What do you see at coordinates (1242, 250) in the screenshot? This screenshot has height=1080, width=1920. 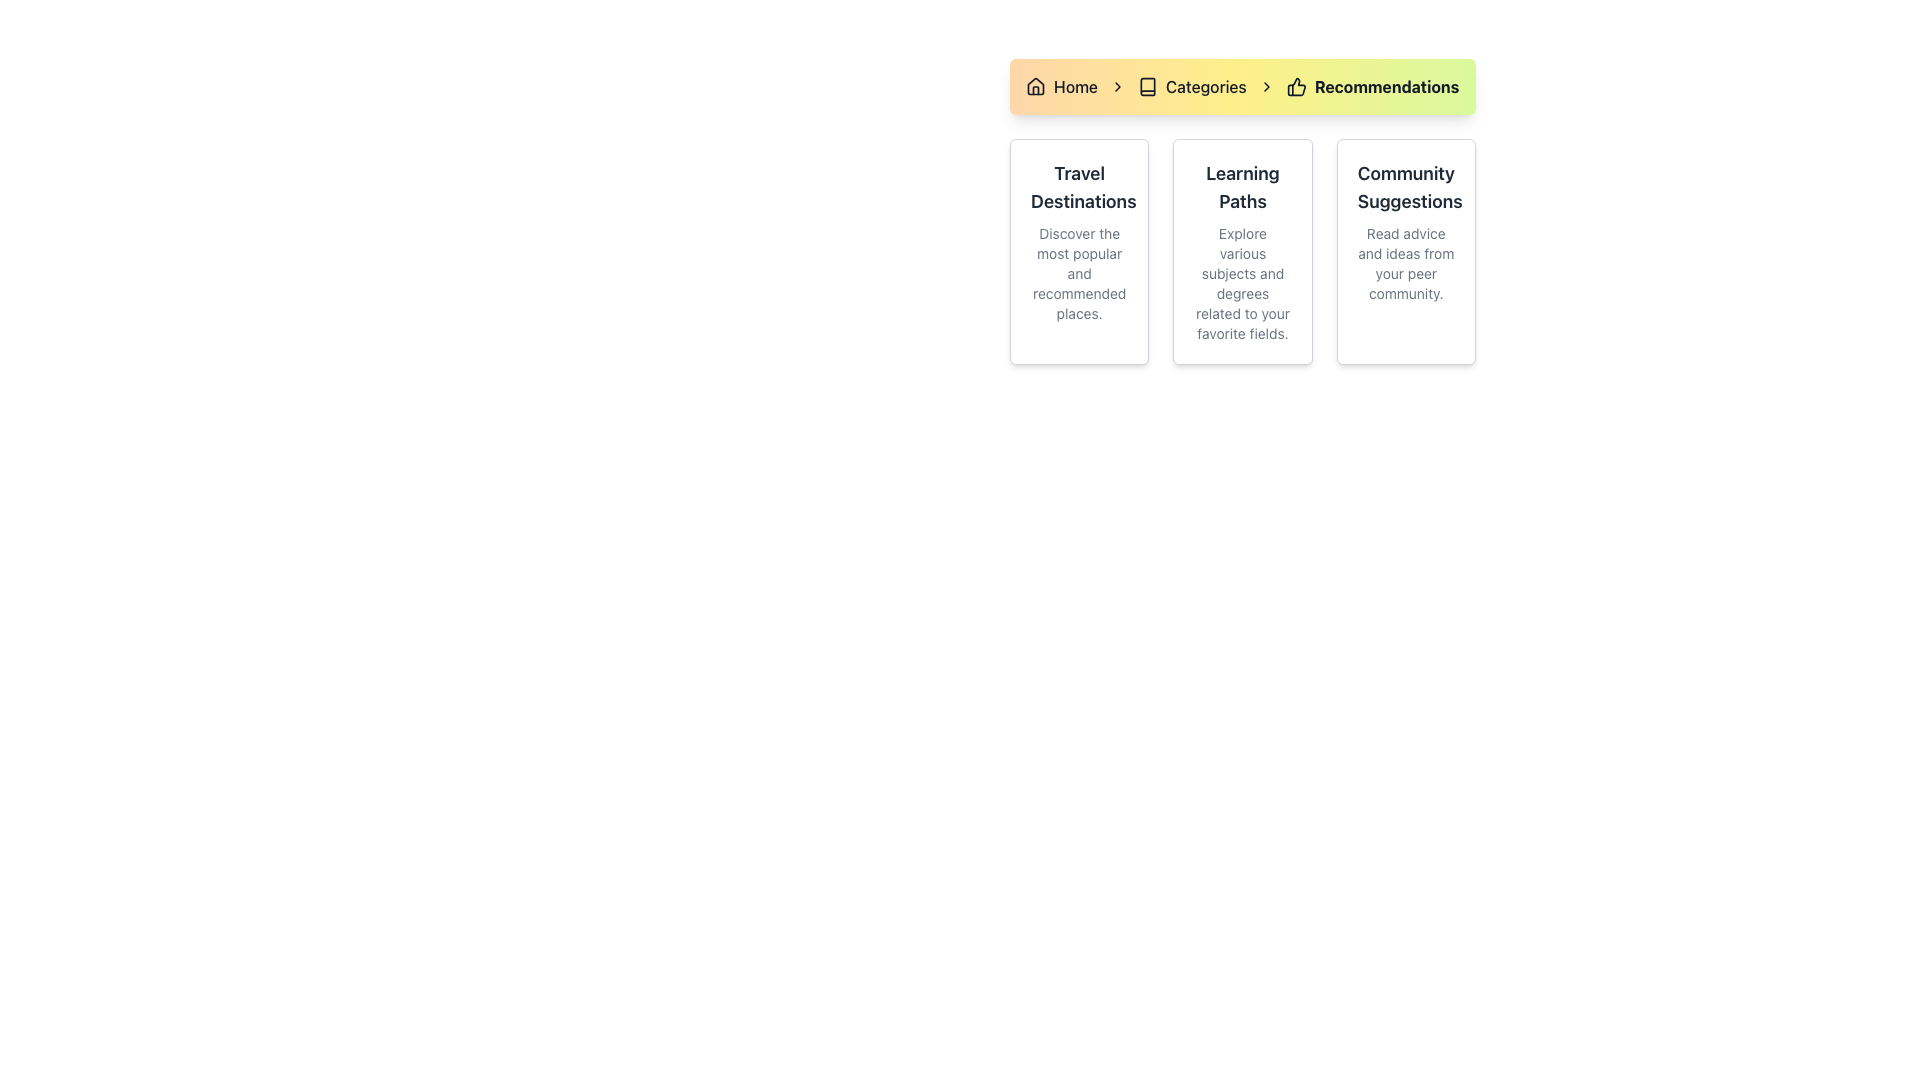 I see `the informational card that provides guidance on learning paths, positioned as the second card in a grid layout between 'Travel Destinations' and 'Community Suggestions'` at bounding box center [1242, 250].